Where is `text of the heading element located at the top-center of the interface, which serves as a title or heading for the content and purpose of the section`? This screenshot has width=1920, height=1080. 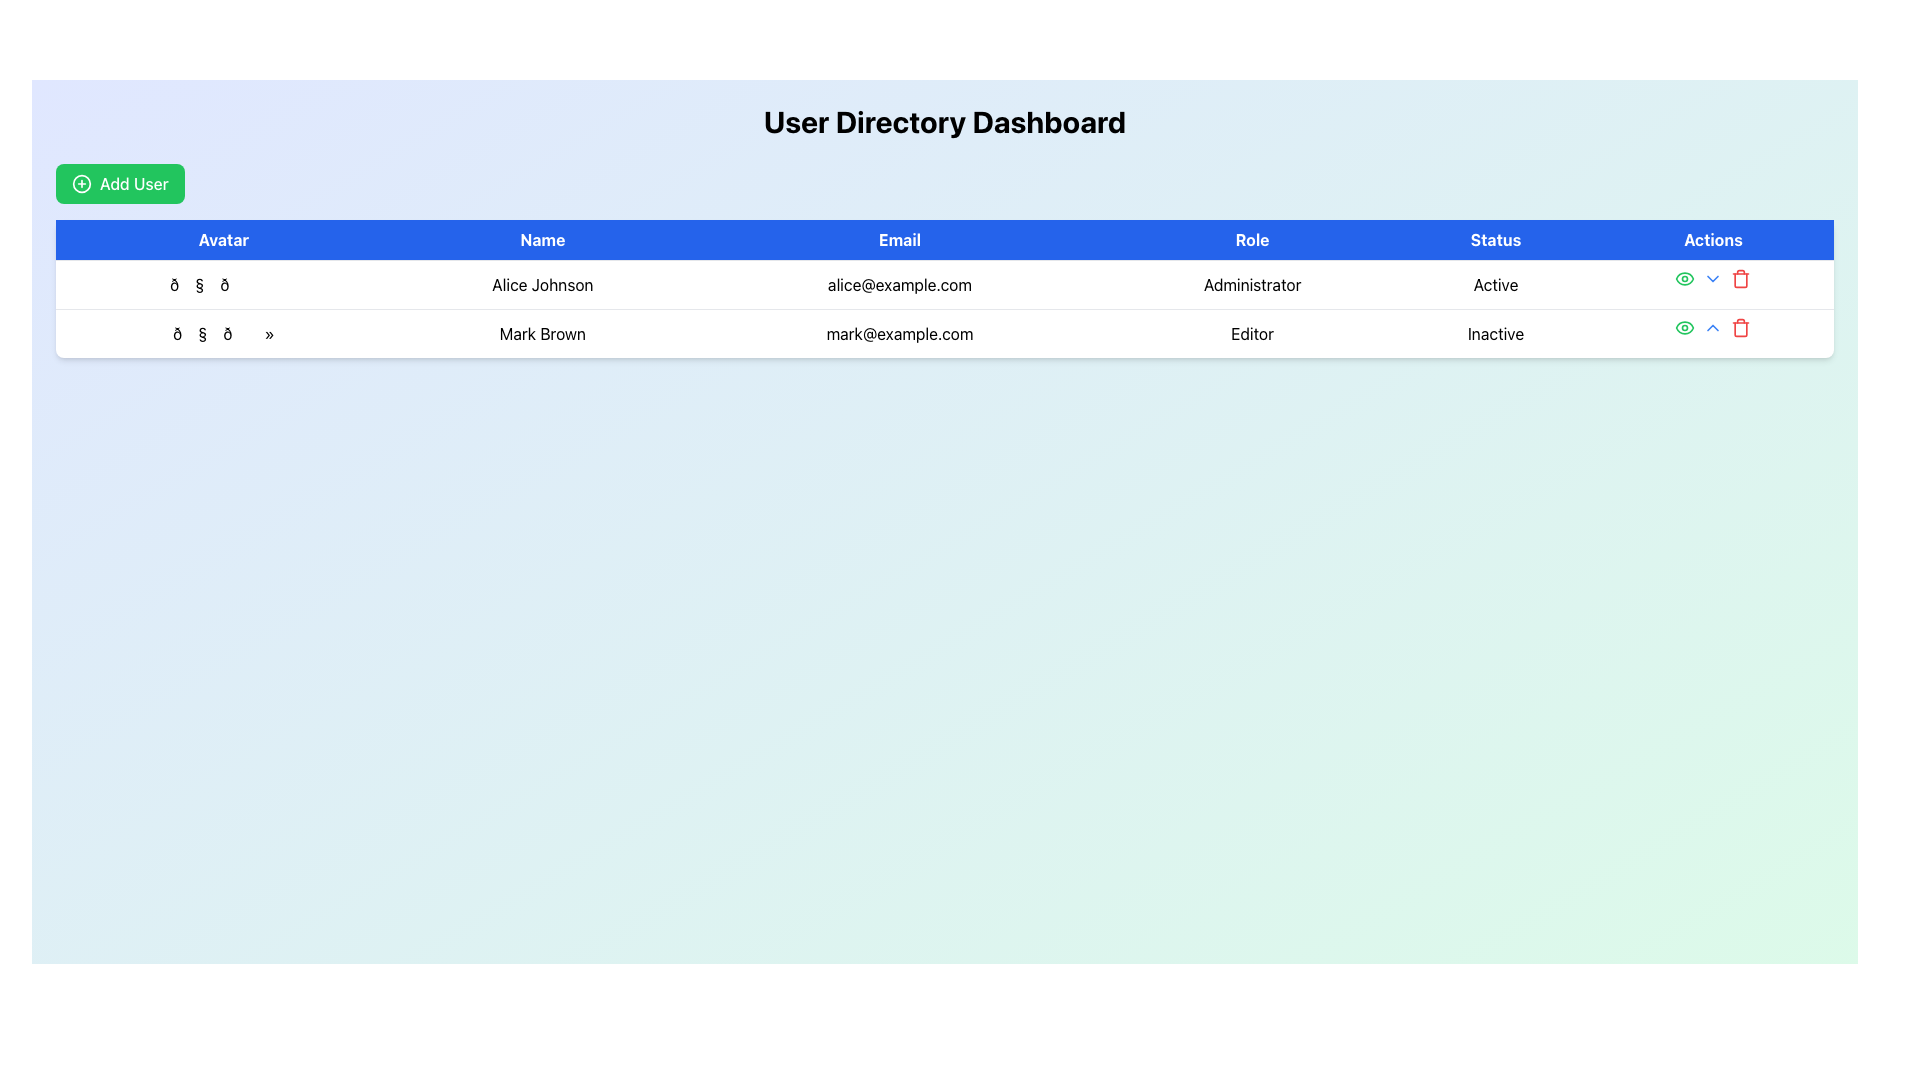 text of the heading element located at the top-center of the interface, which serves as a title or heading for the content and purpose of the section is located at coordinates (944, 122).